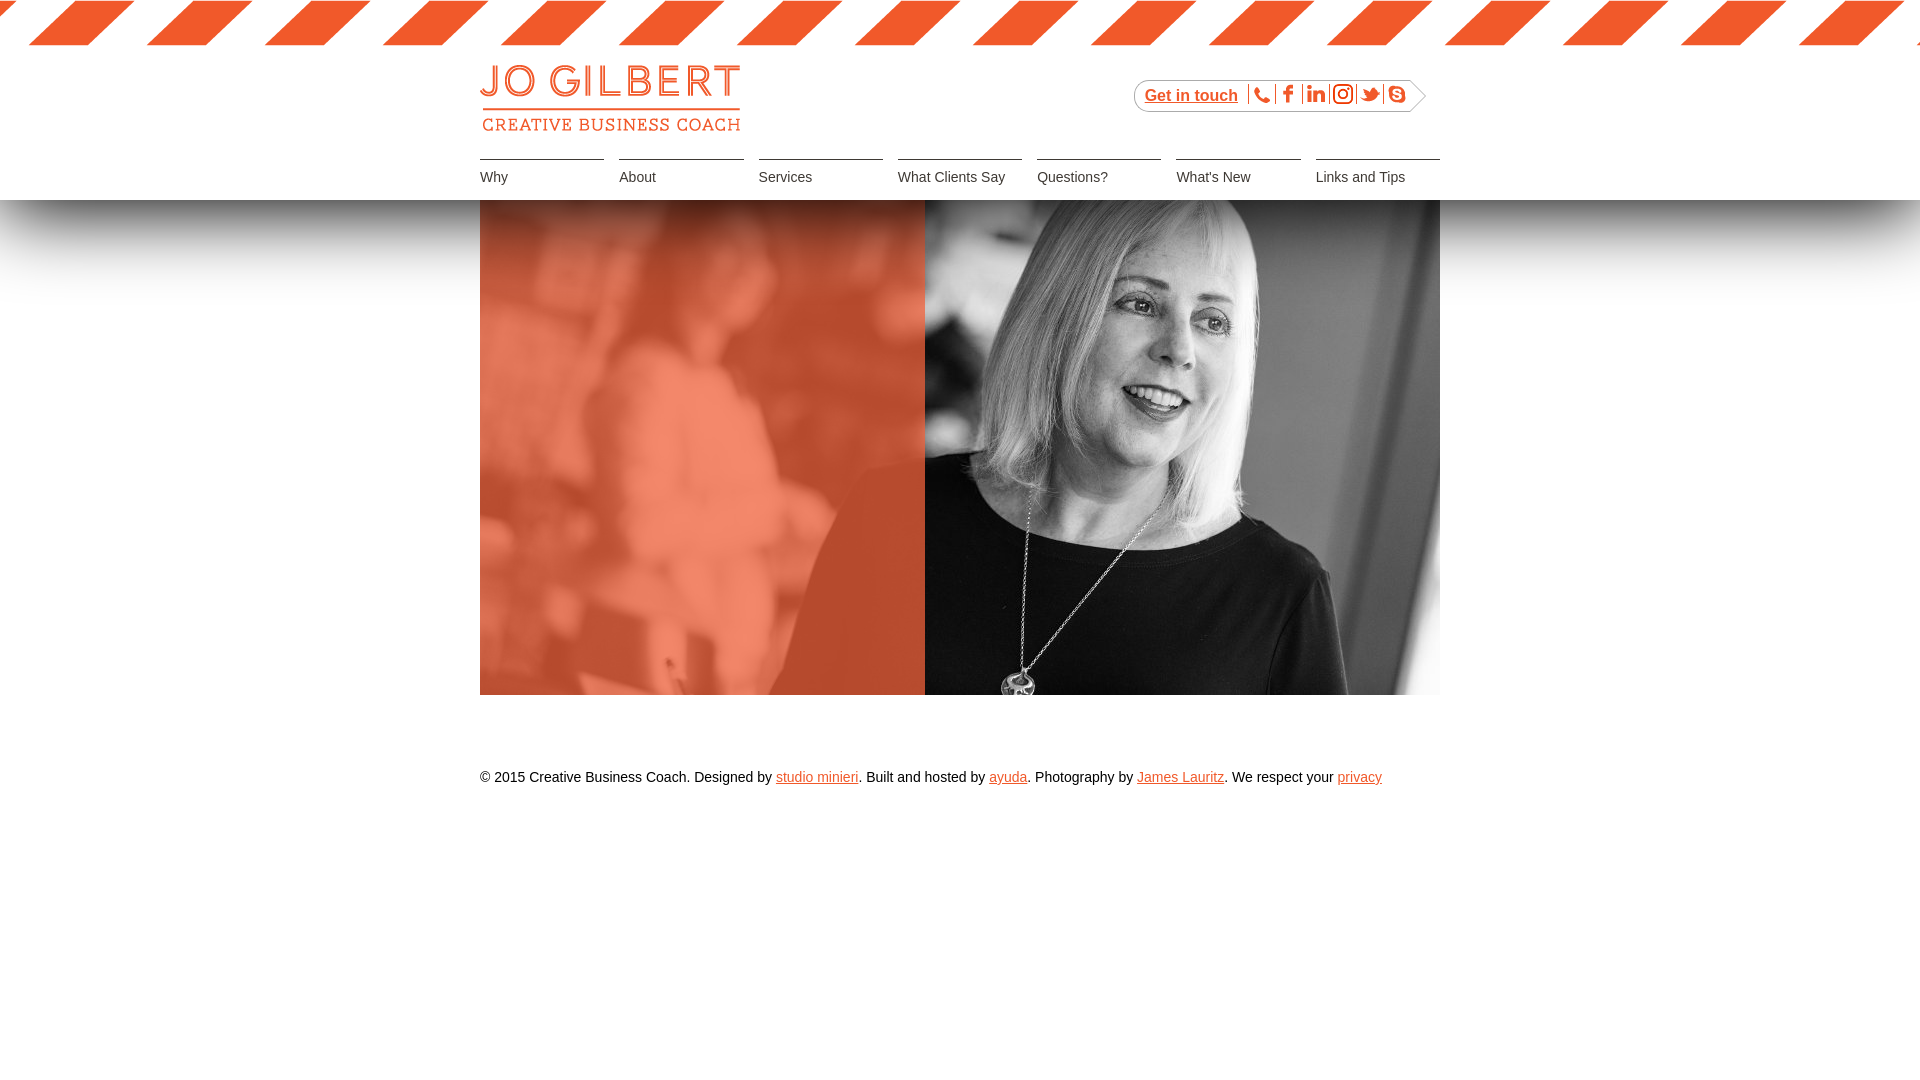 The image size is (1920, 1080). Describe the element at coordinates (816, 775) in the screenshot. I see `'studio minieri'` at that location.